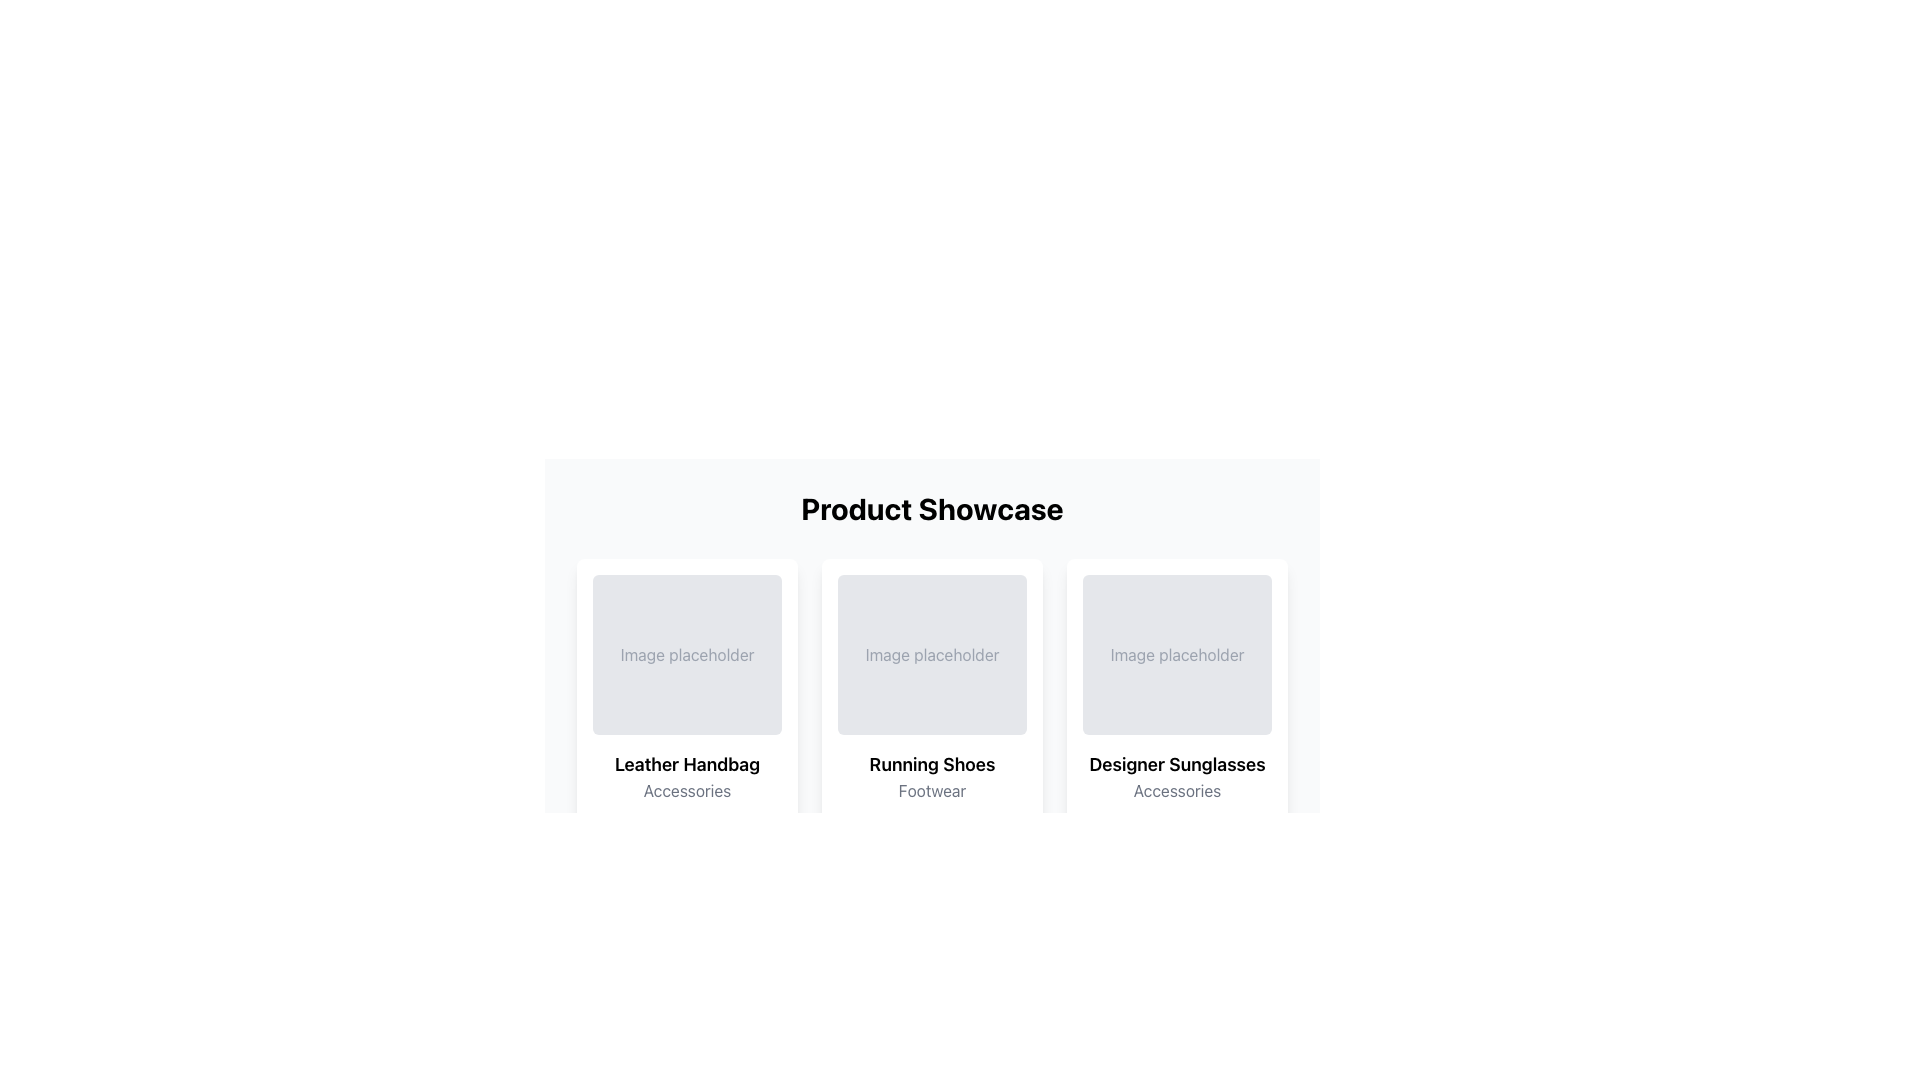  I want to click on the 'Running Shoes' text label, which is bold and larger in font size, center-aligned in the middle product card of the displayed product cards, so click(931, 764).